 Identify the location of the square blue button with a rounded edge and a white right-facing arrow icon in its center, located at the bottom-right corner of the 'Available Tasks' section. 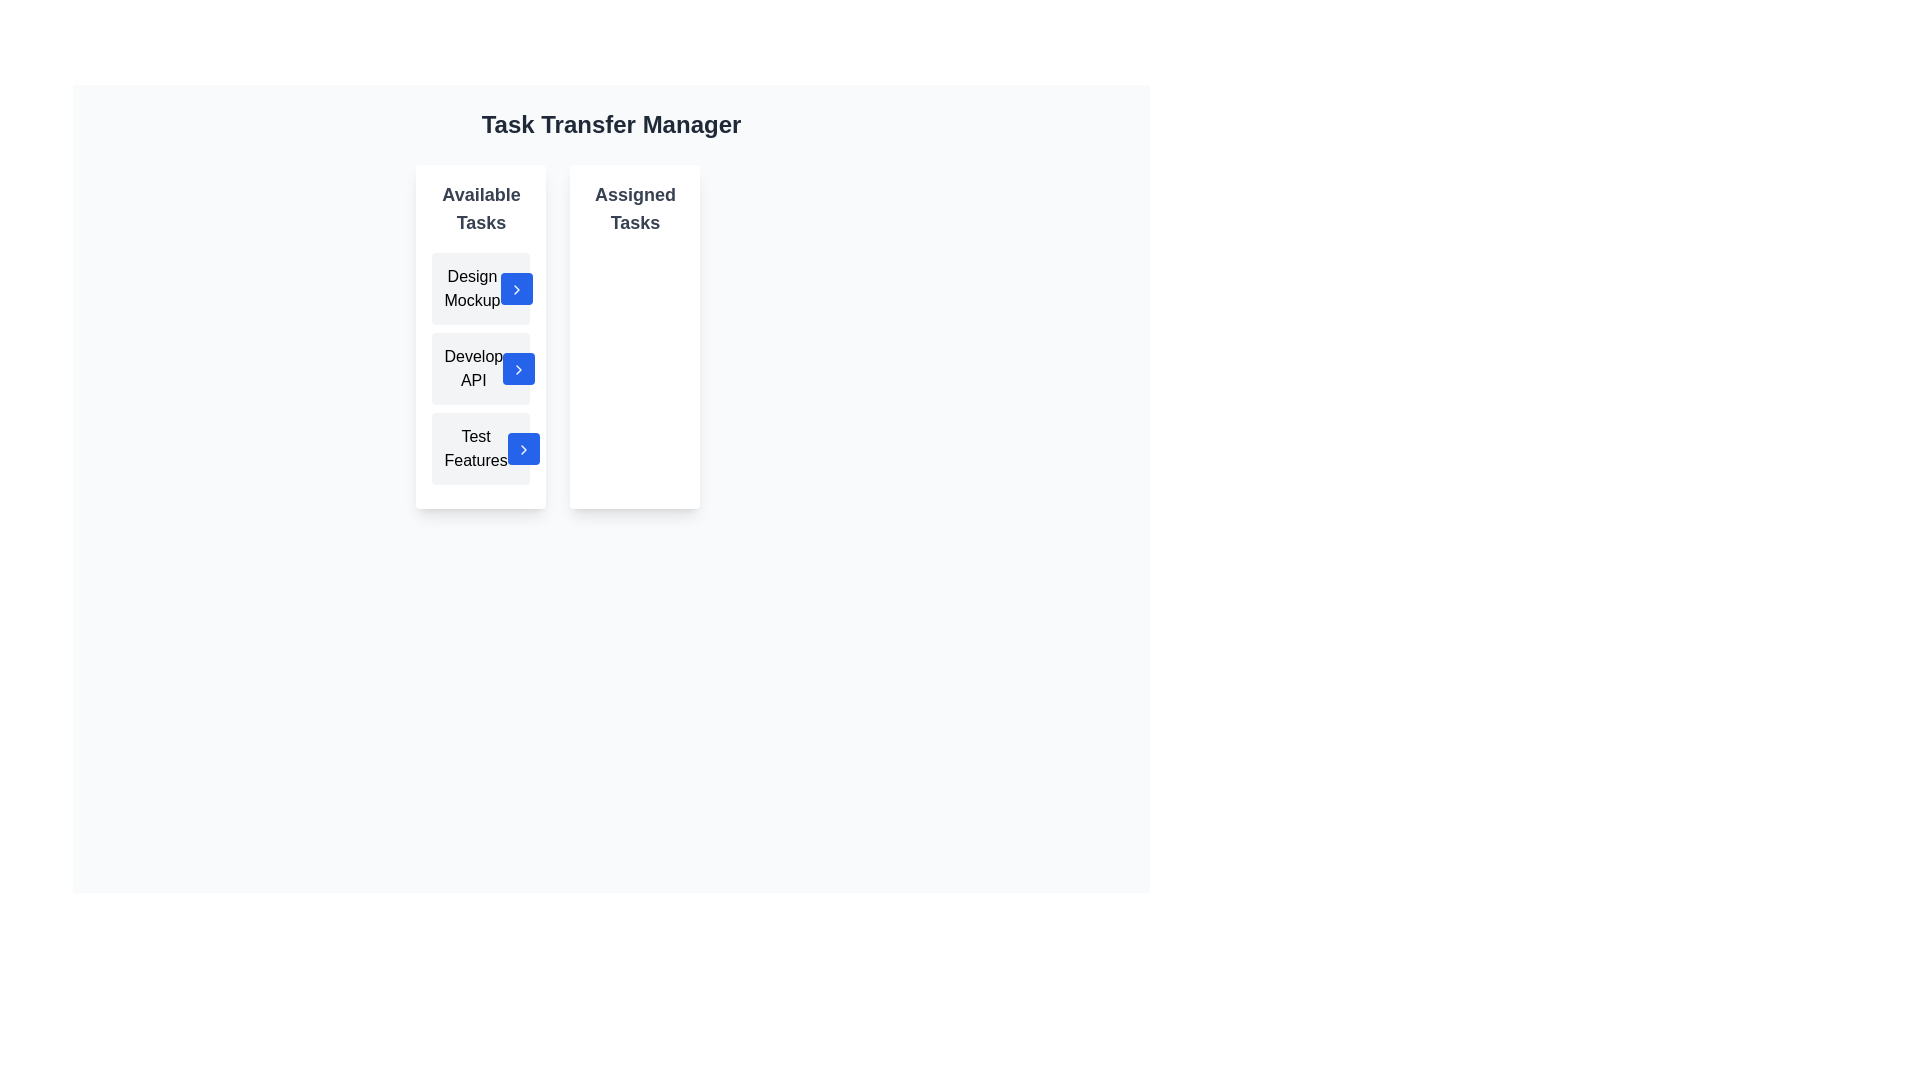
(523, 447).